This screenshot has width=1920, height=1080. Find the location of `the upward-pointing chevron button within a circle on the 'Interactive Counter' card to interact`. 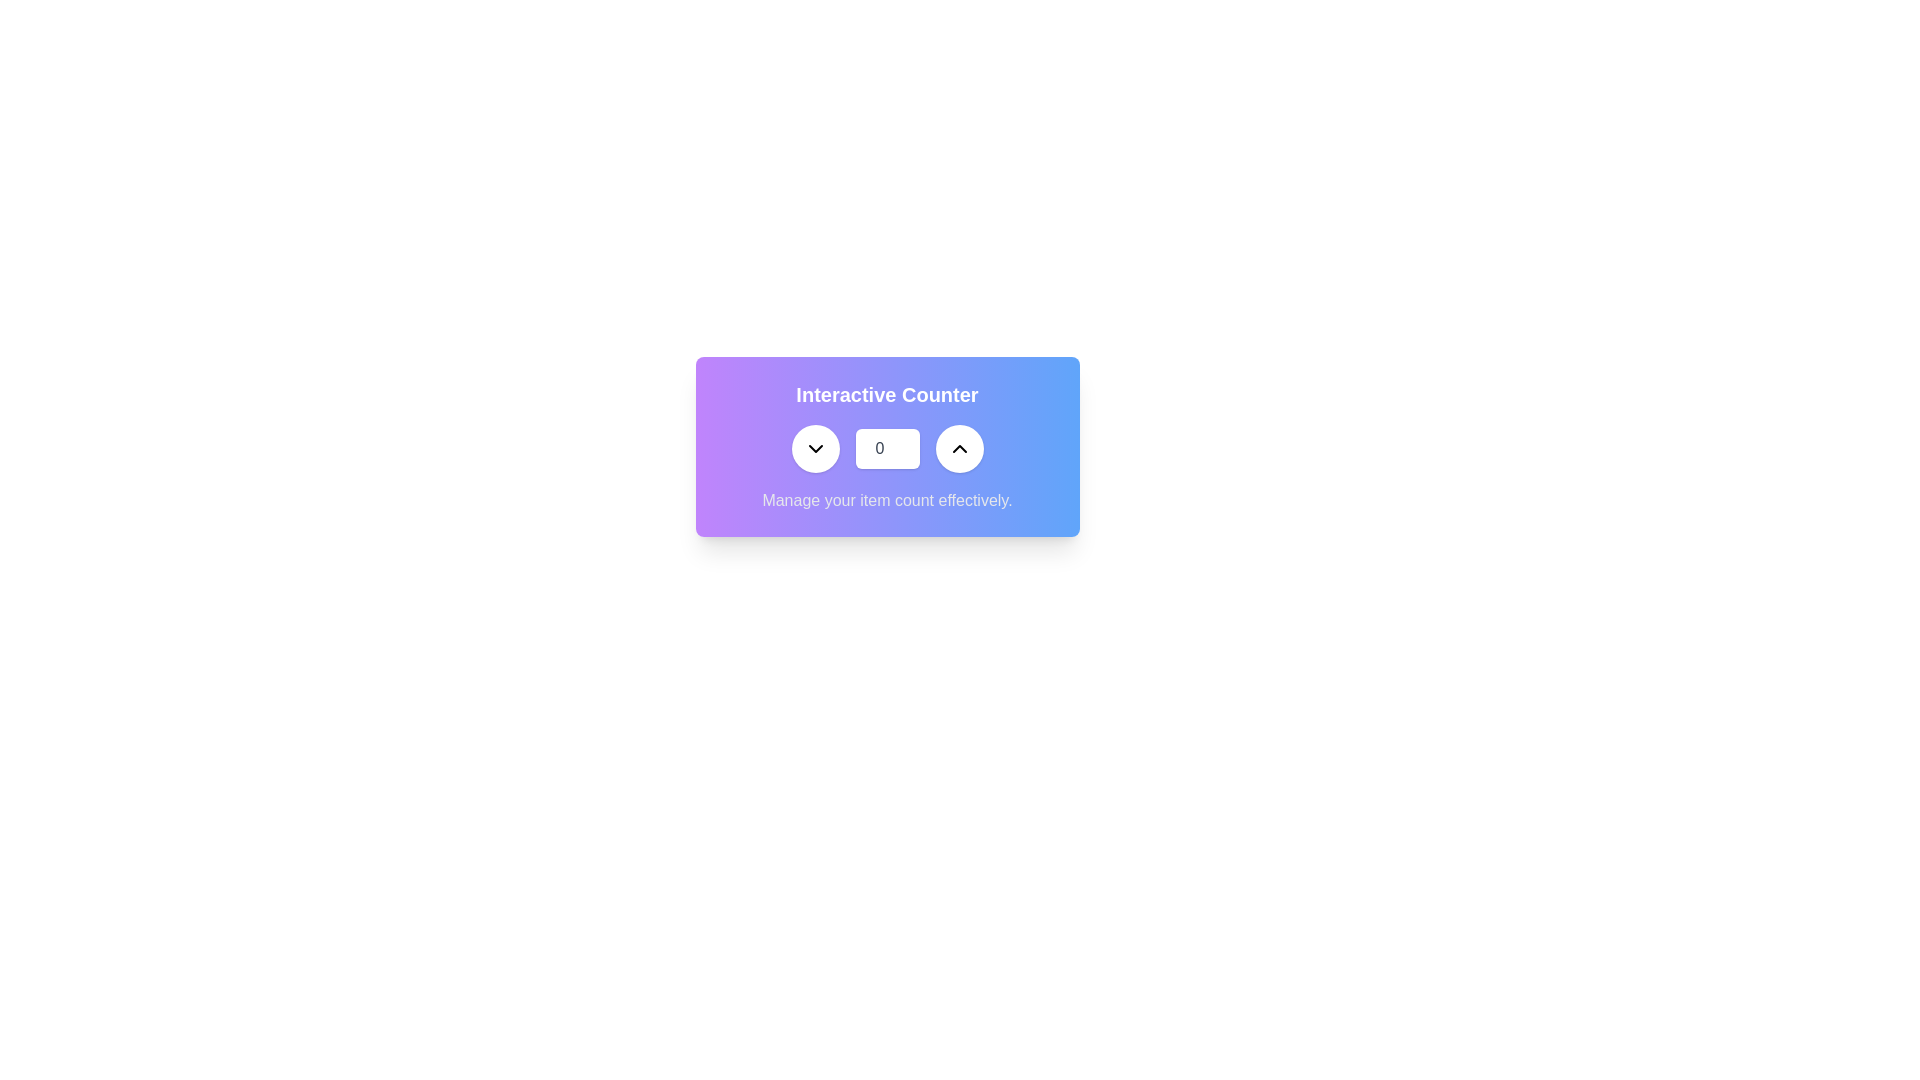

the upward-pointing chevron button within a circle on the 'Interactive Counter' card to interact is located at coordinates (958, 447).